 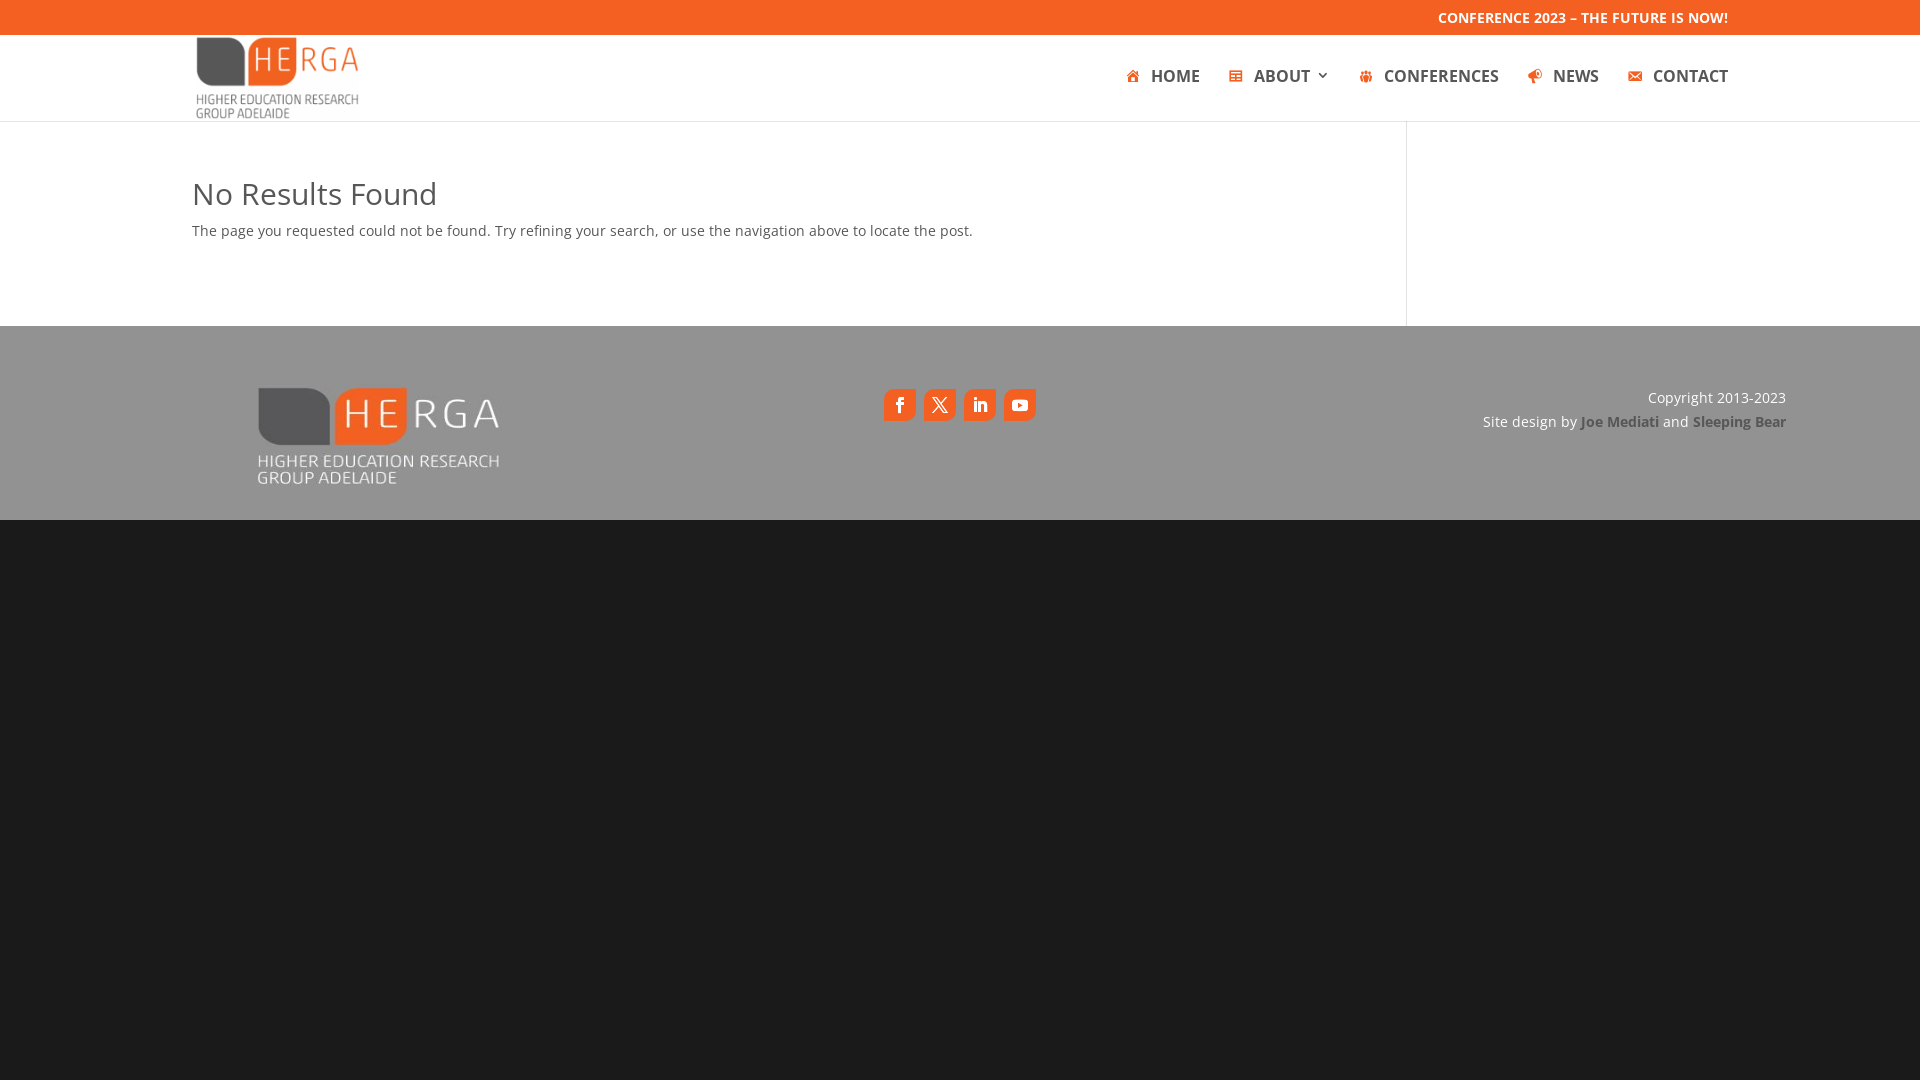 I want to click on 'Follow on X', so click(x=923, y=405).